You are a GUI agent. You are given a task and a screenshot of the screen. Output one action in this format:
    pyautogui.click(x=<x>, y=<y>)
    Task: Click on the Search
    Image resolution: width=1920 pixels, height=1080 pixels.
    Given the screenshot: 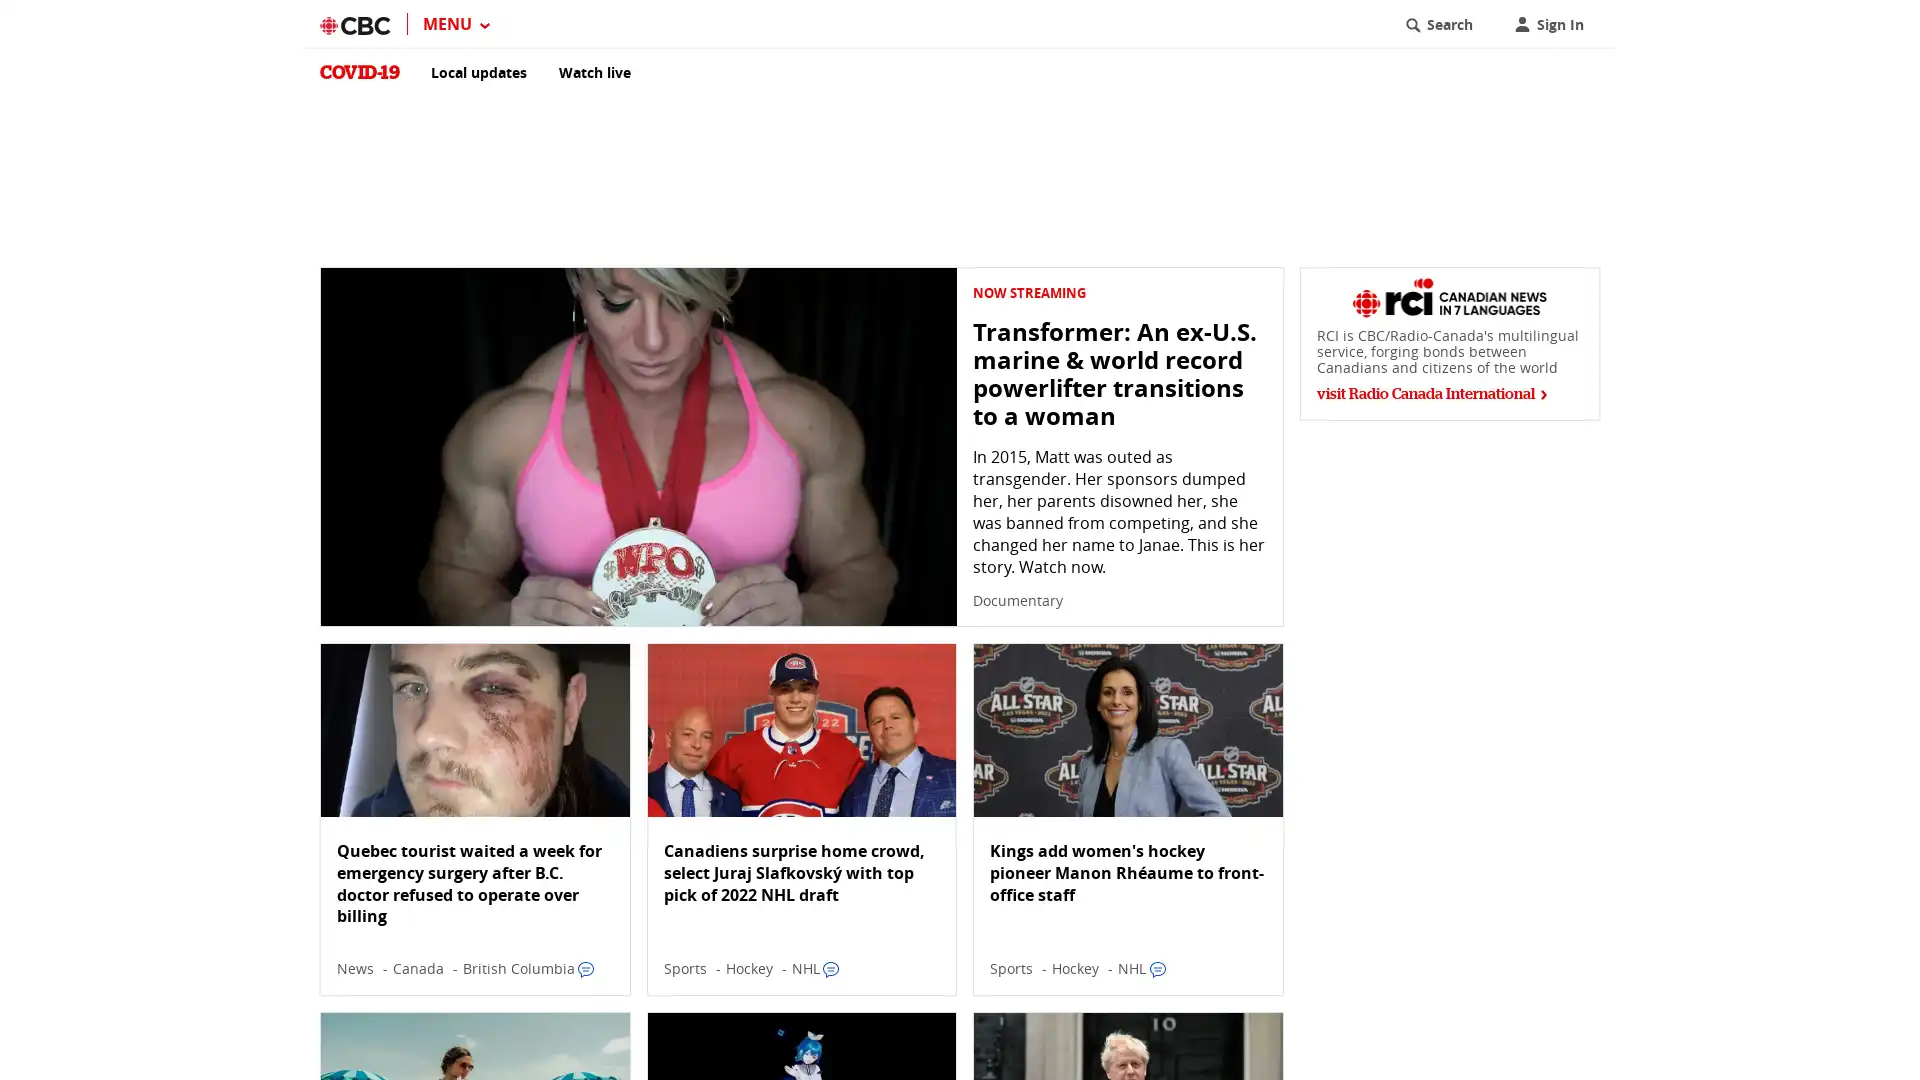 What is the action you would take?
    pyautogui.click(x=1444, y=23)
    